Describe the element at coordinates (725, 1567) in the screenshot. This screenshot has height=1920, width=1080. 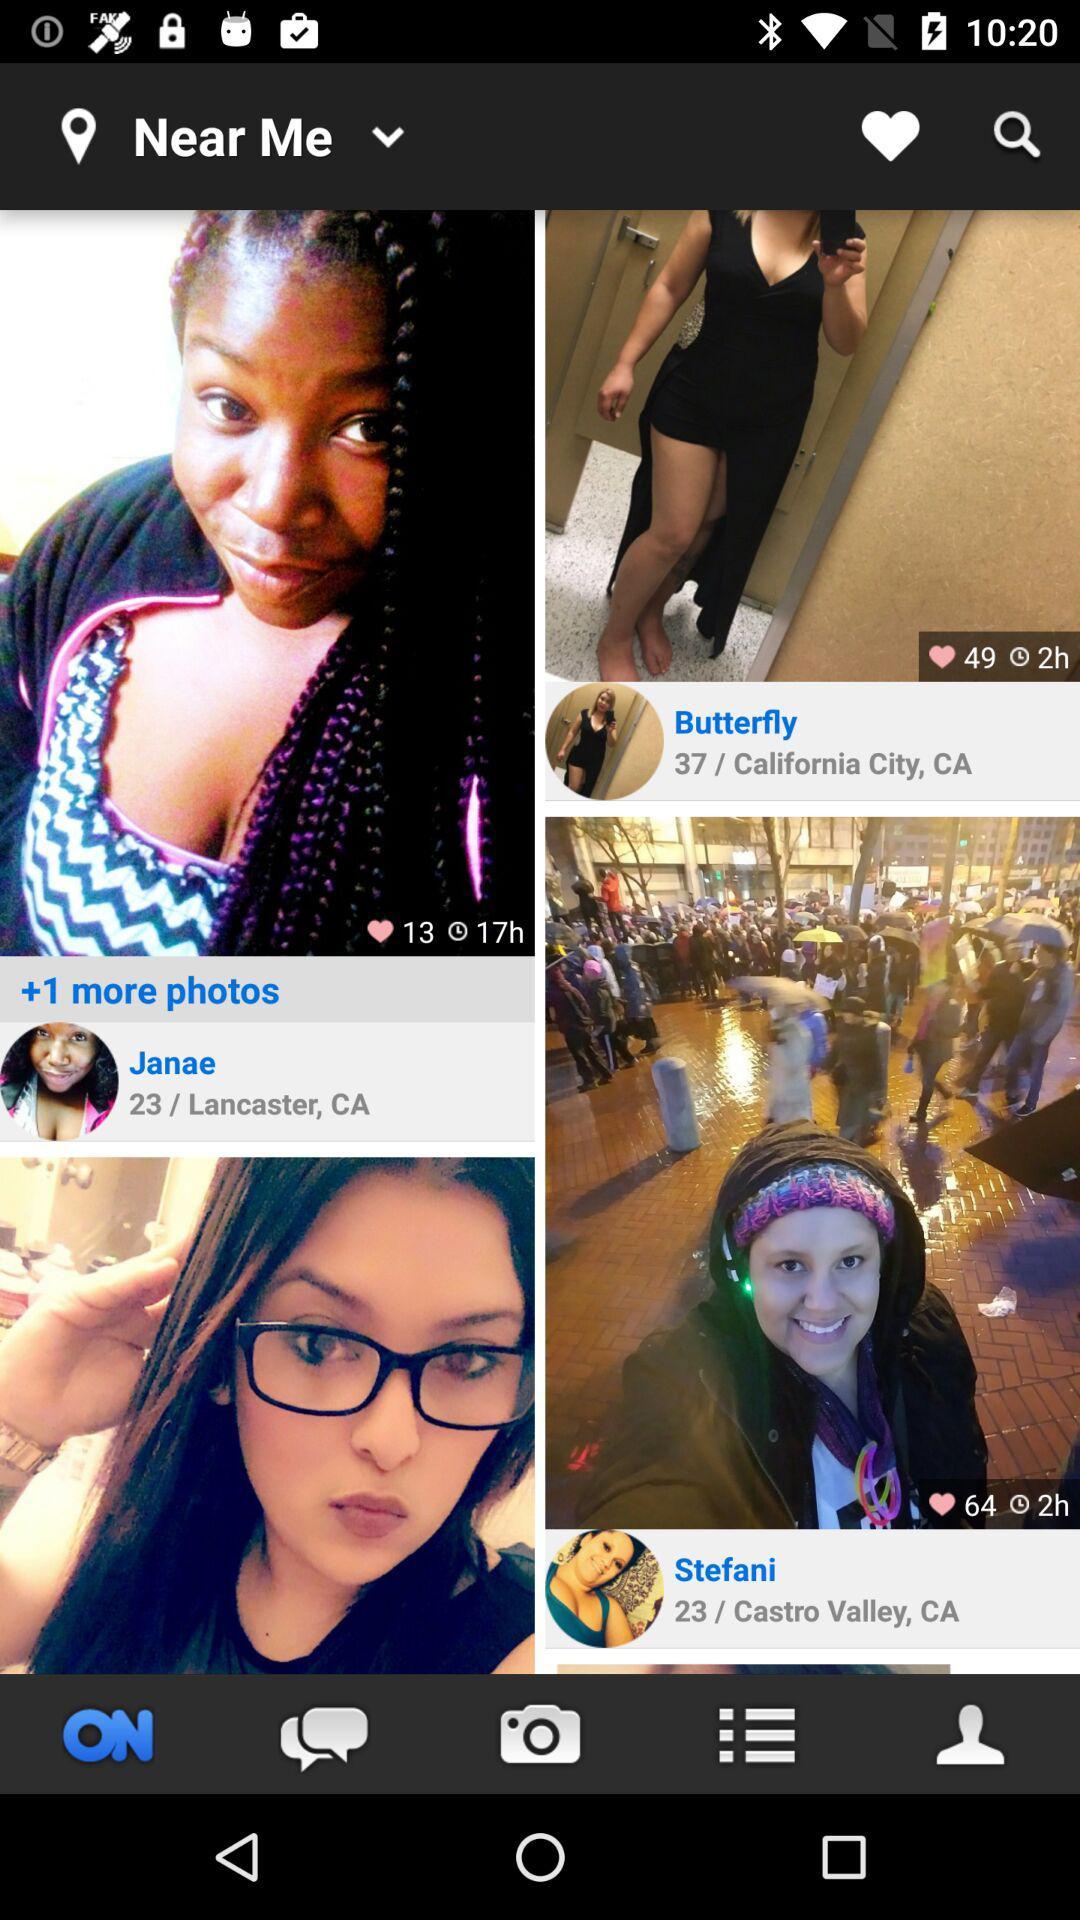
I see `stefani` at that location.